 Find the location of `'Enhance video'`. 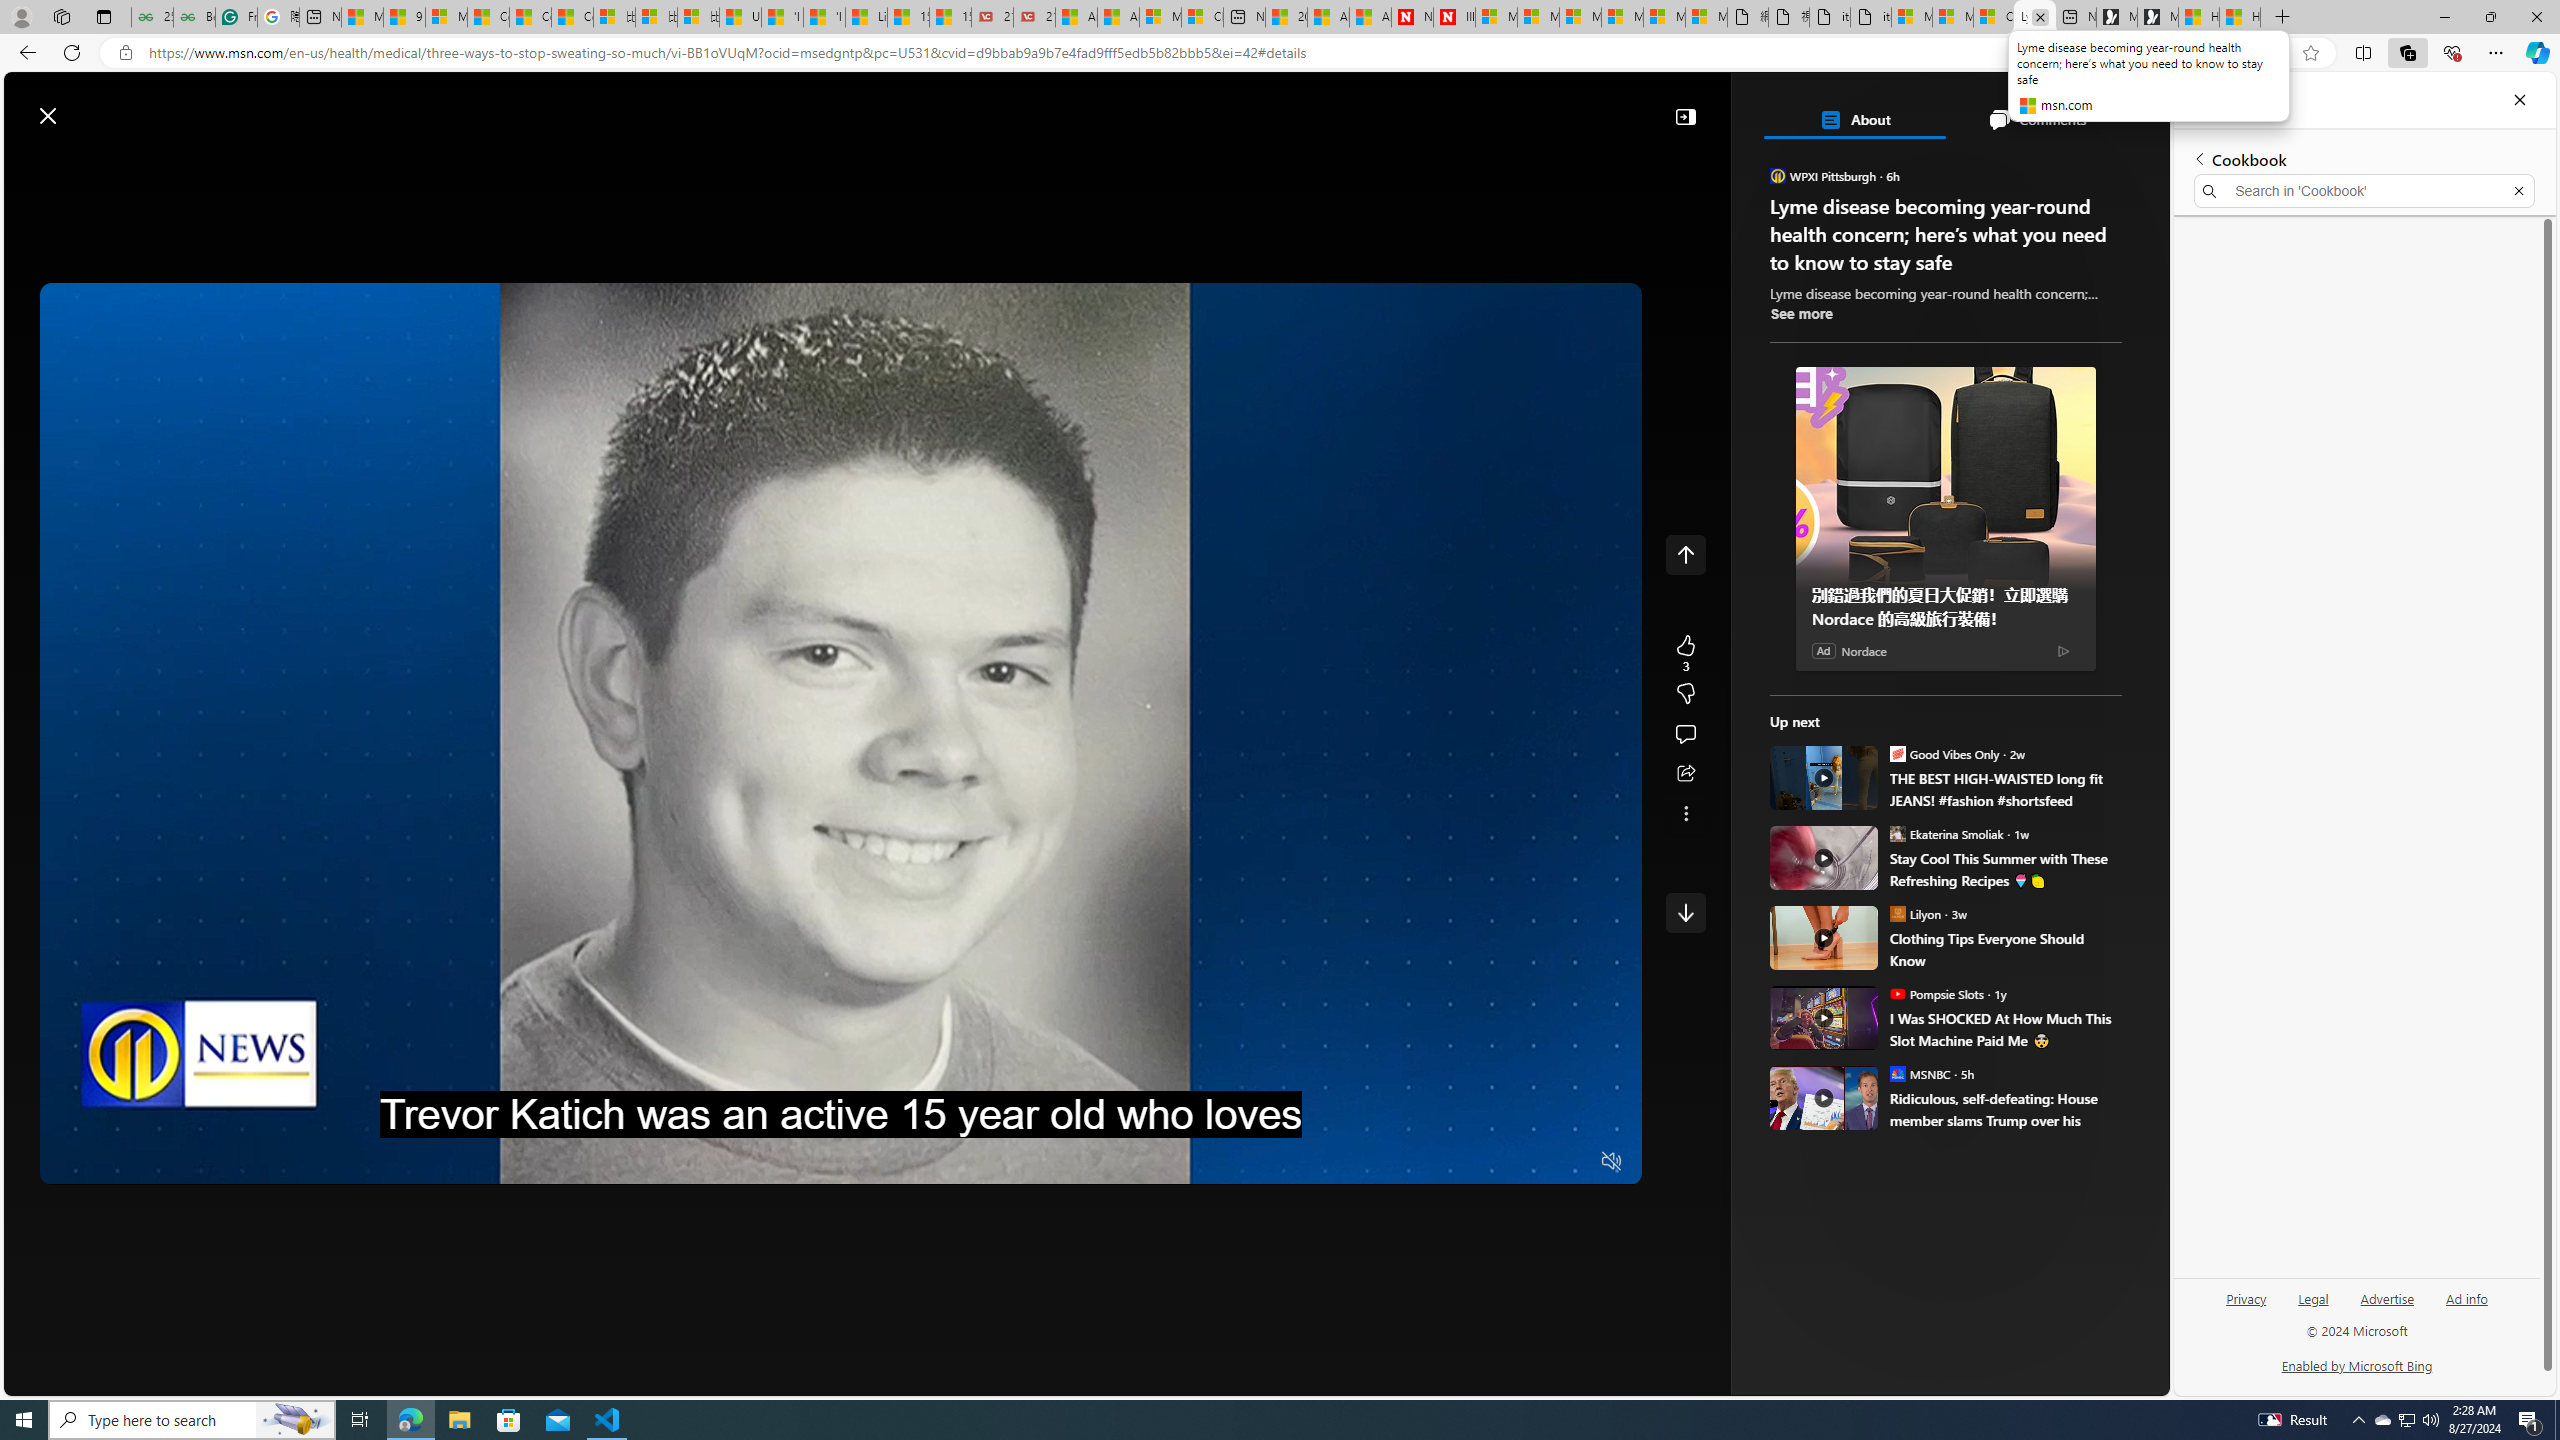

'Enhance video' is located at coordinates (2270, 53).